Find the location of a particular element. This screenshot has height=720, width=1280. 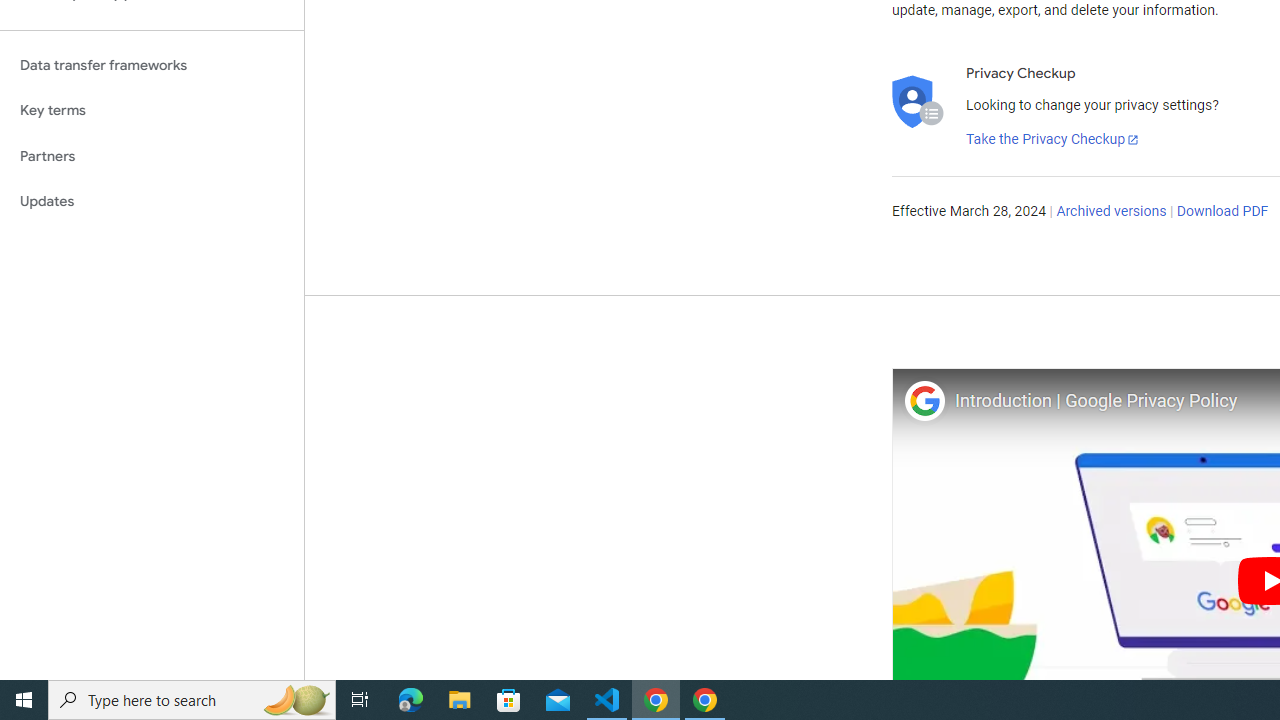

'Photo image of Google' is located at coordinates (923, 400).